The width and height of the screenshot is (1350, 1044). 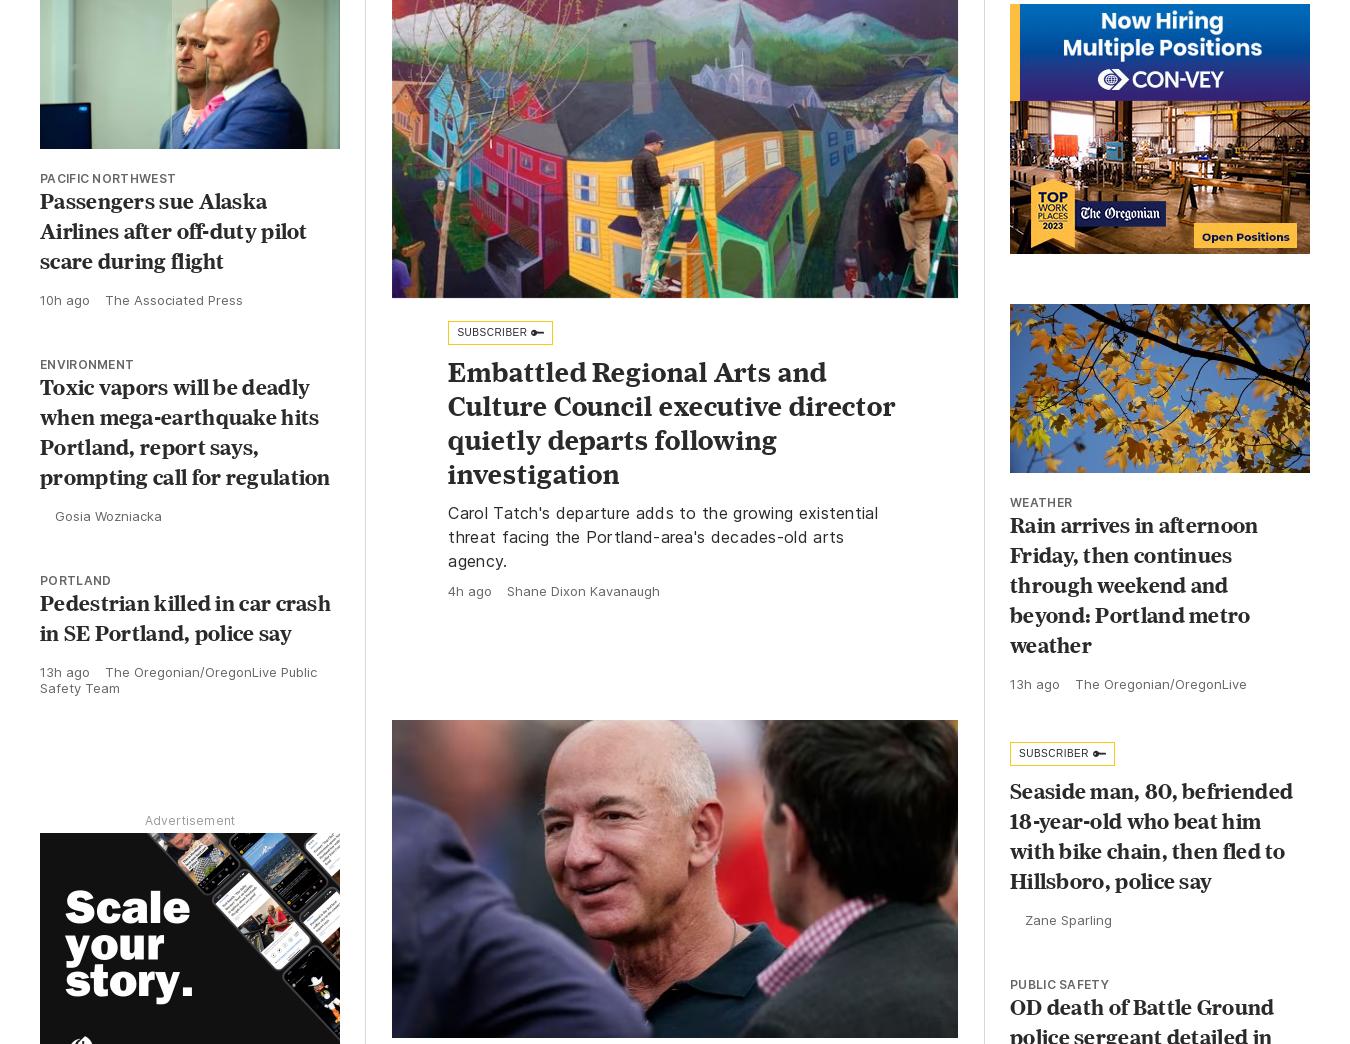 What do you see at coordinates (178, 678) in the screenshot?
I see `'The Oregonian/OregonLive Public Safety Team'` at bounding box center [178, 678].